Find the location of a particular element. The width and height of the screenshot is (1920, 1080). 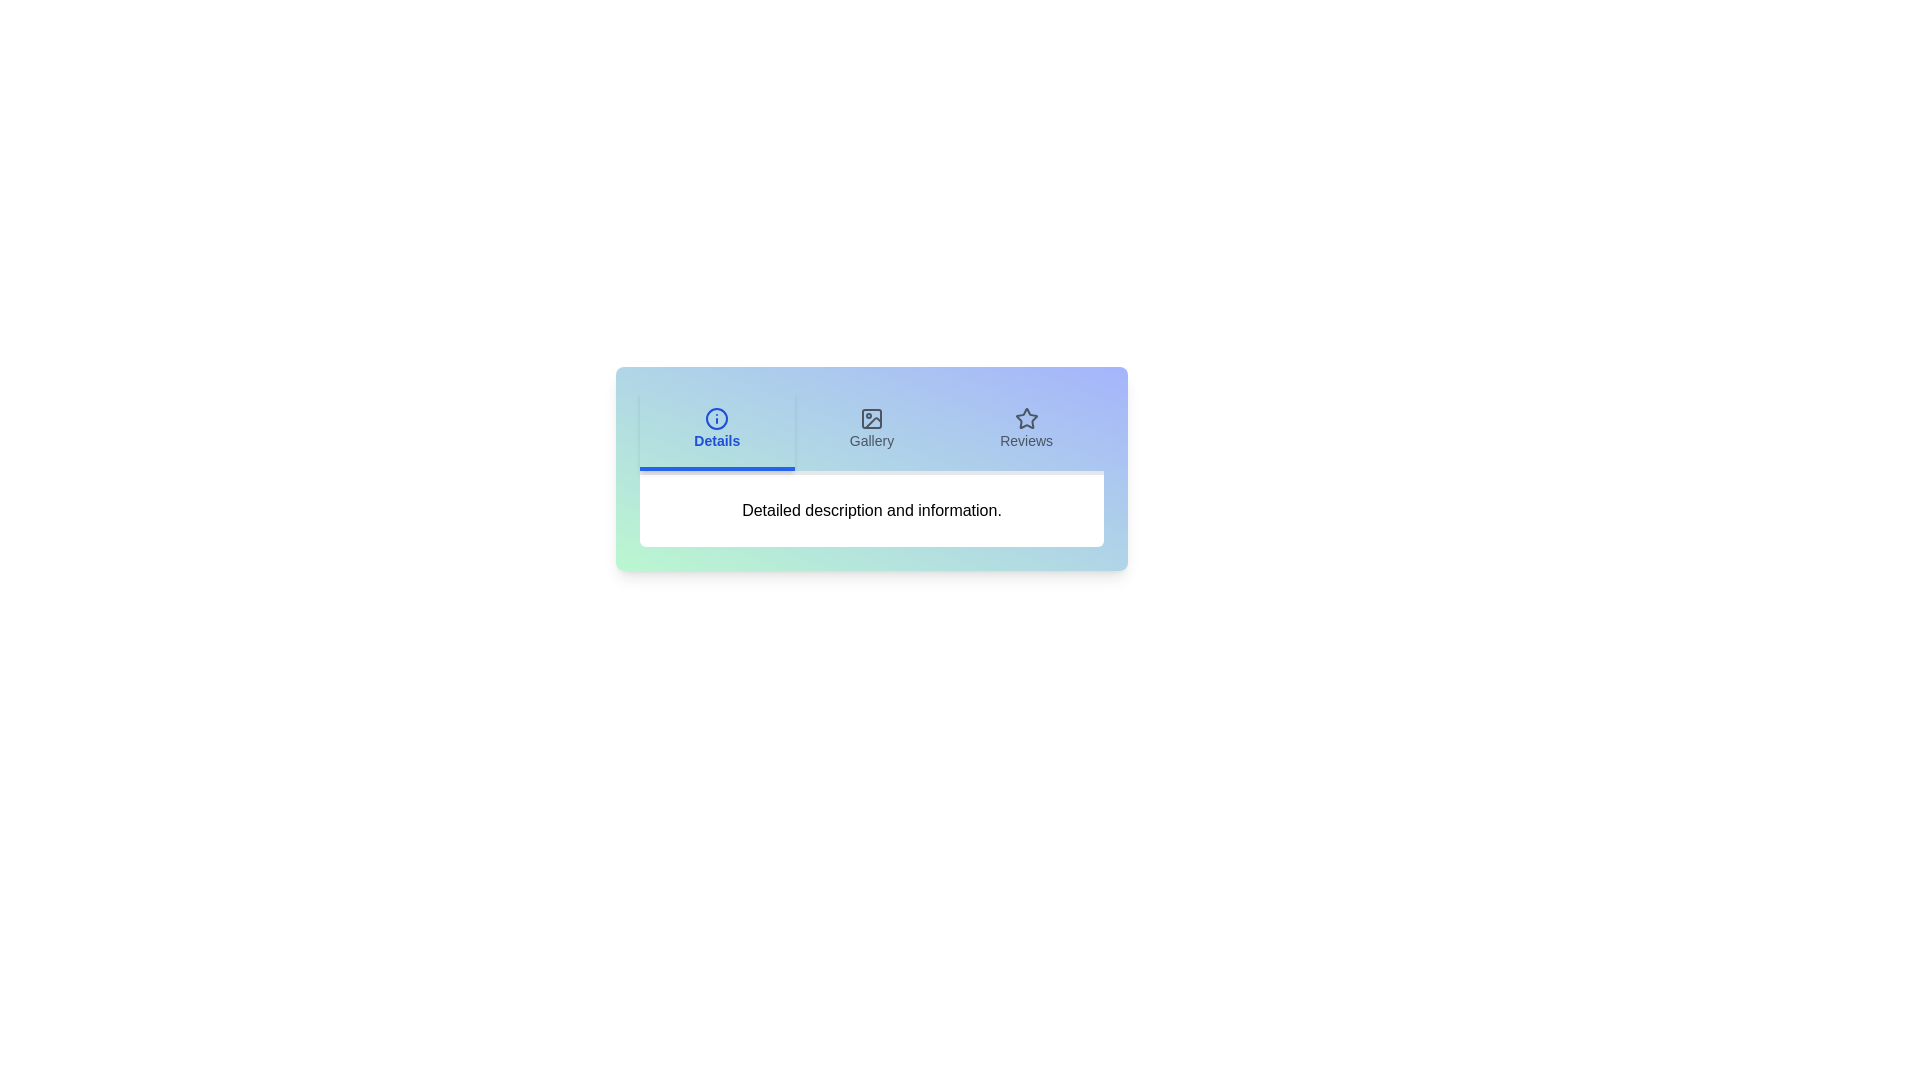

the Details tab to observe its hover effect is located at coordinates (716, 430).